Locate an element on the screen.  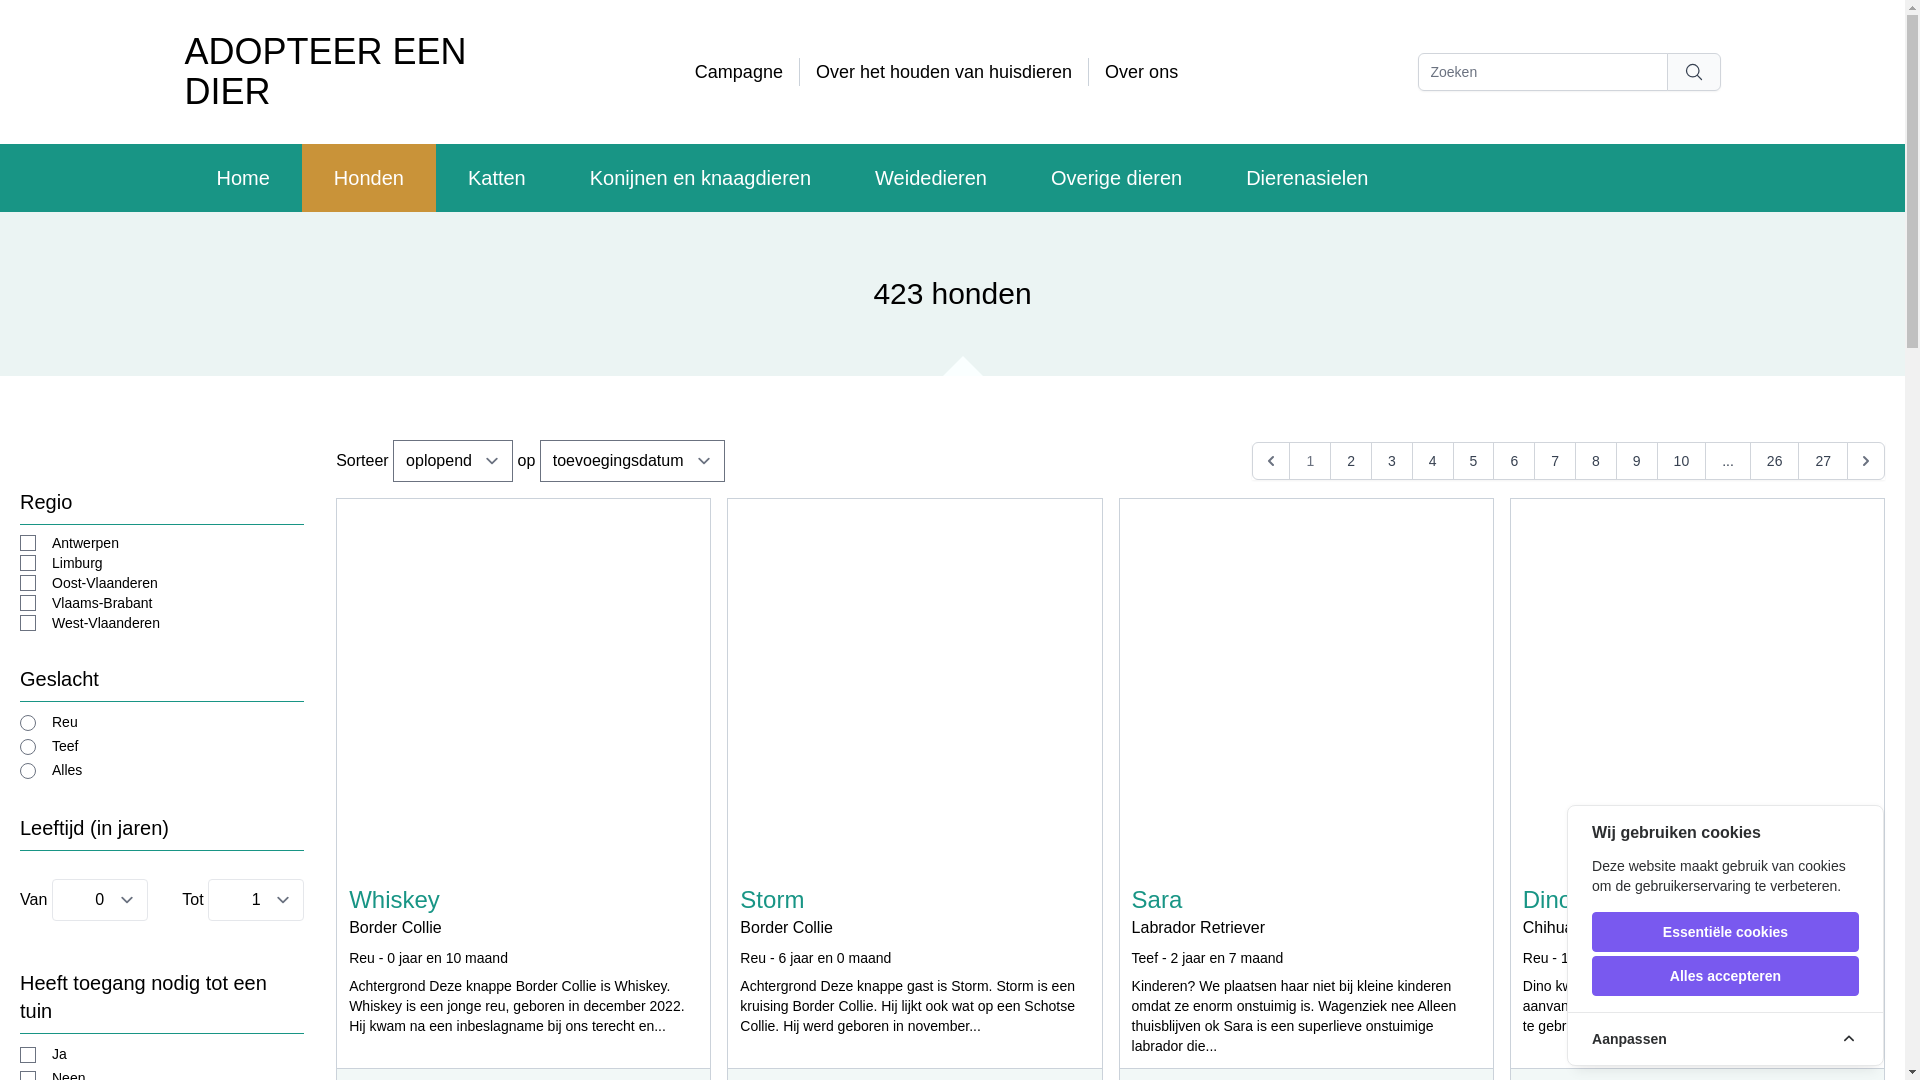
'8' is located at coordinates (1595, 461).